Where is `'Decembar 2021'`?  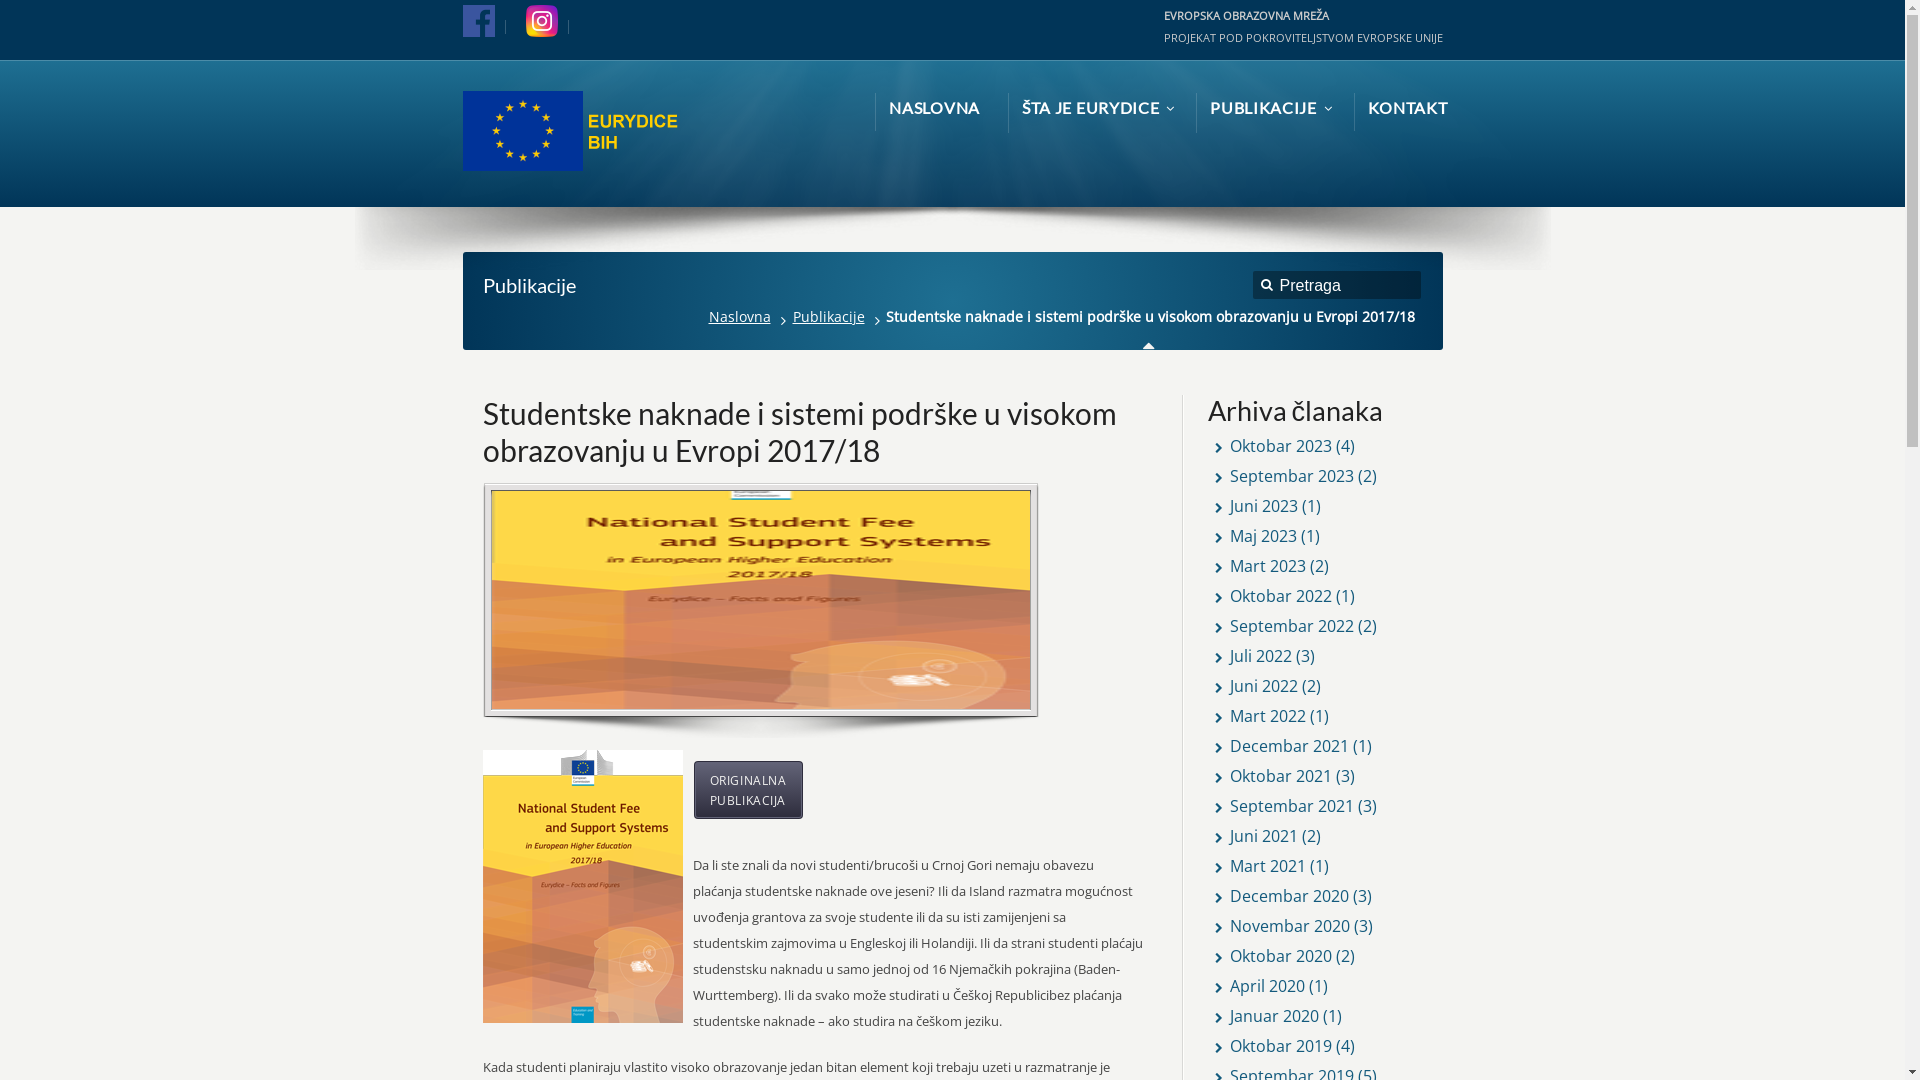 'Decembar 2021' is located at coordinates (1228, 745).